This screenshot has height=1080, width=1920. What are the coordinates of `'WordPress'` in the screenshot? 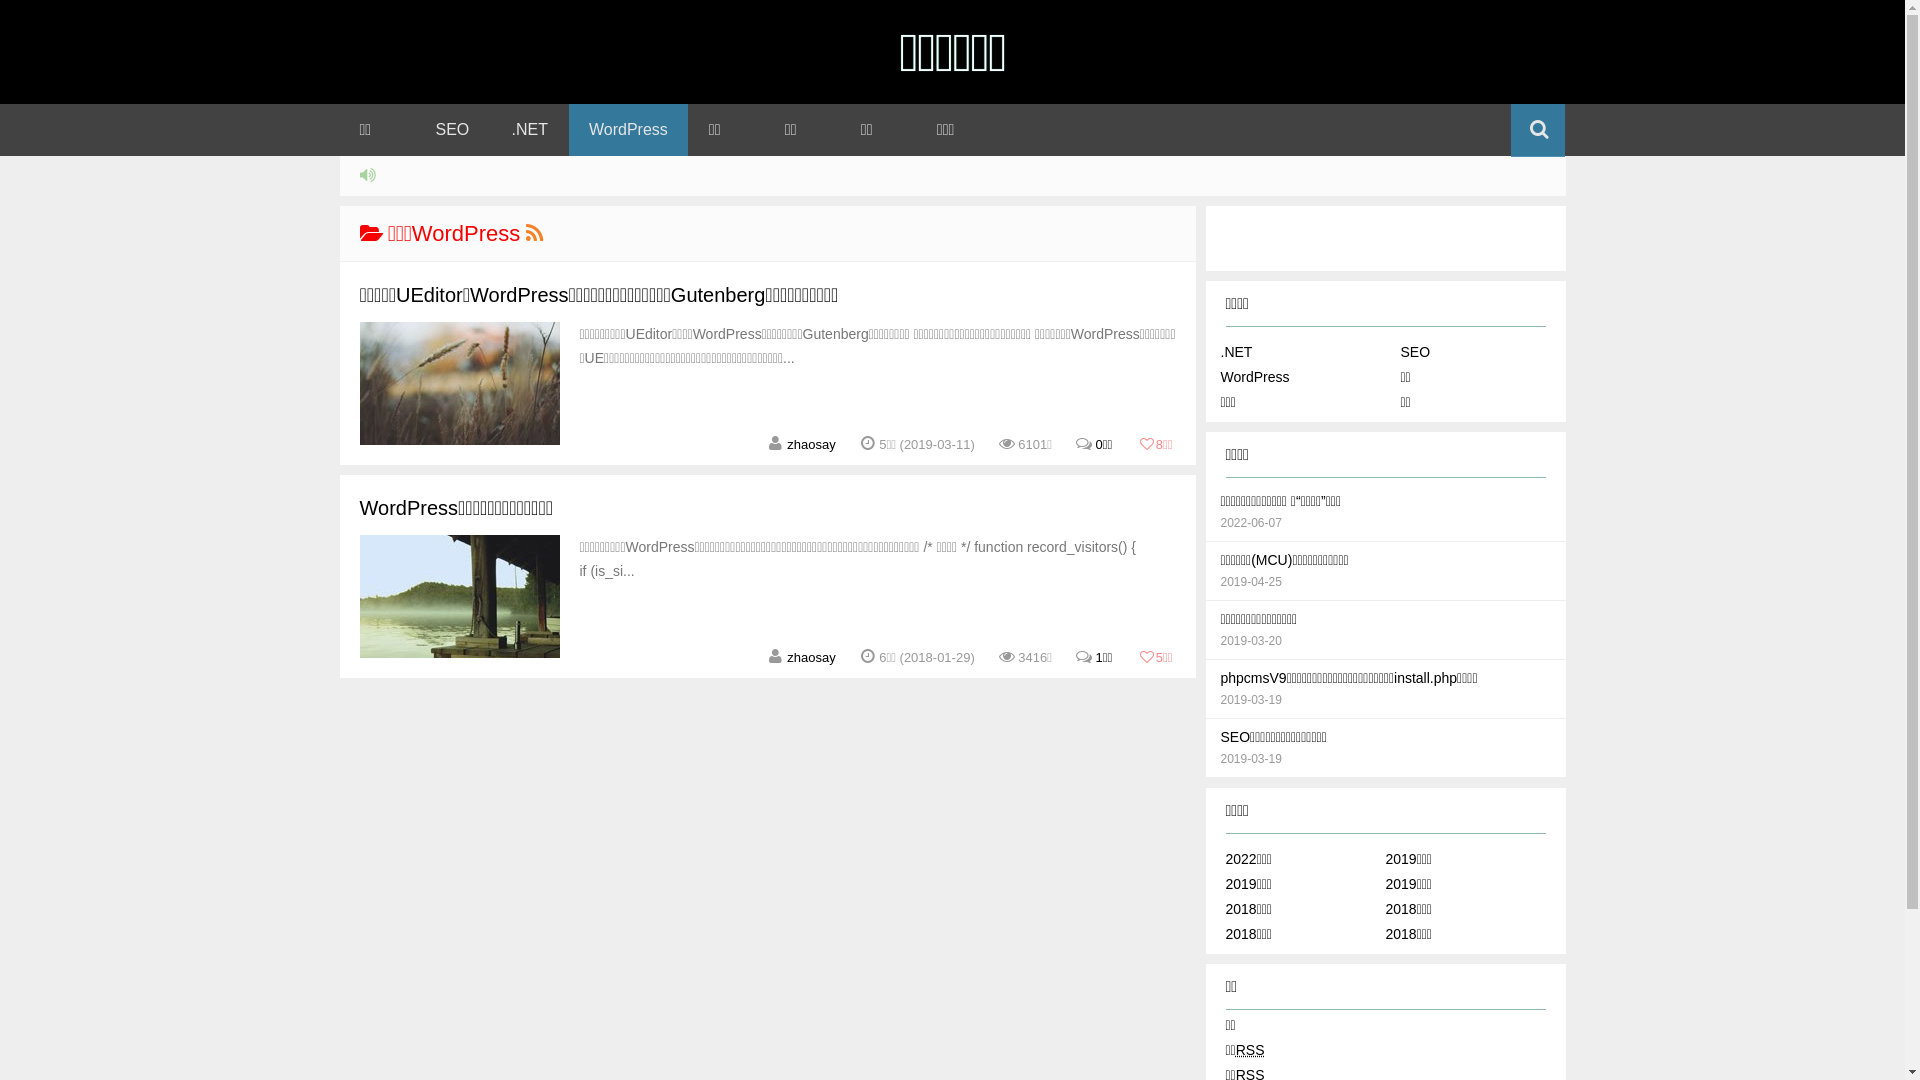 It's located at (1218, 377).